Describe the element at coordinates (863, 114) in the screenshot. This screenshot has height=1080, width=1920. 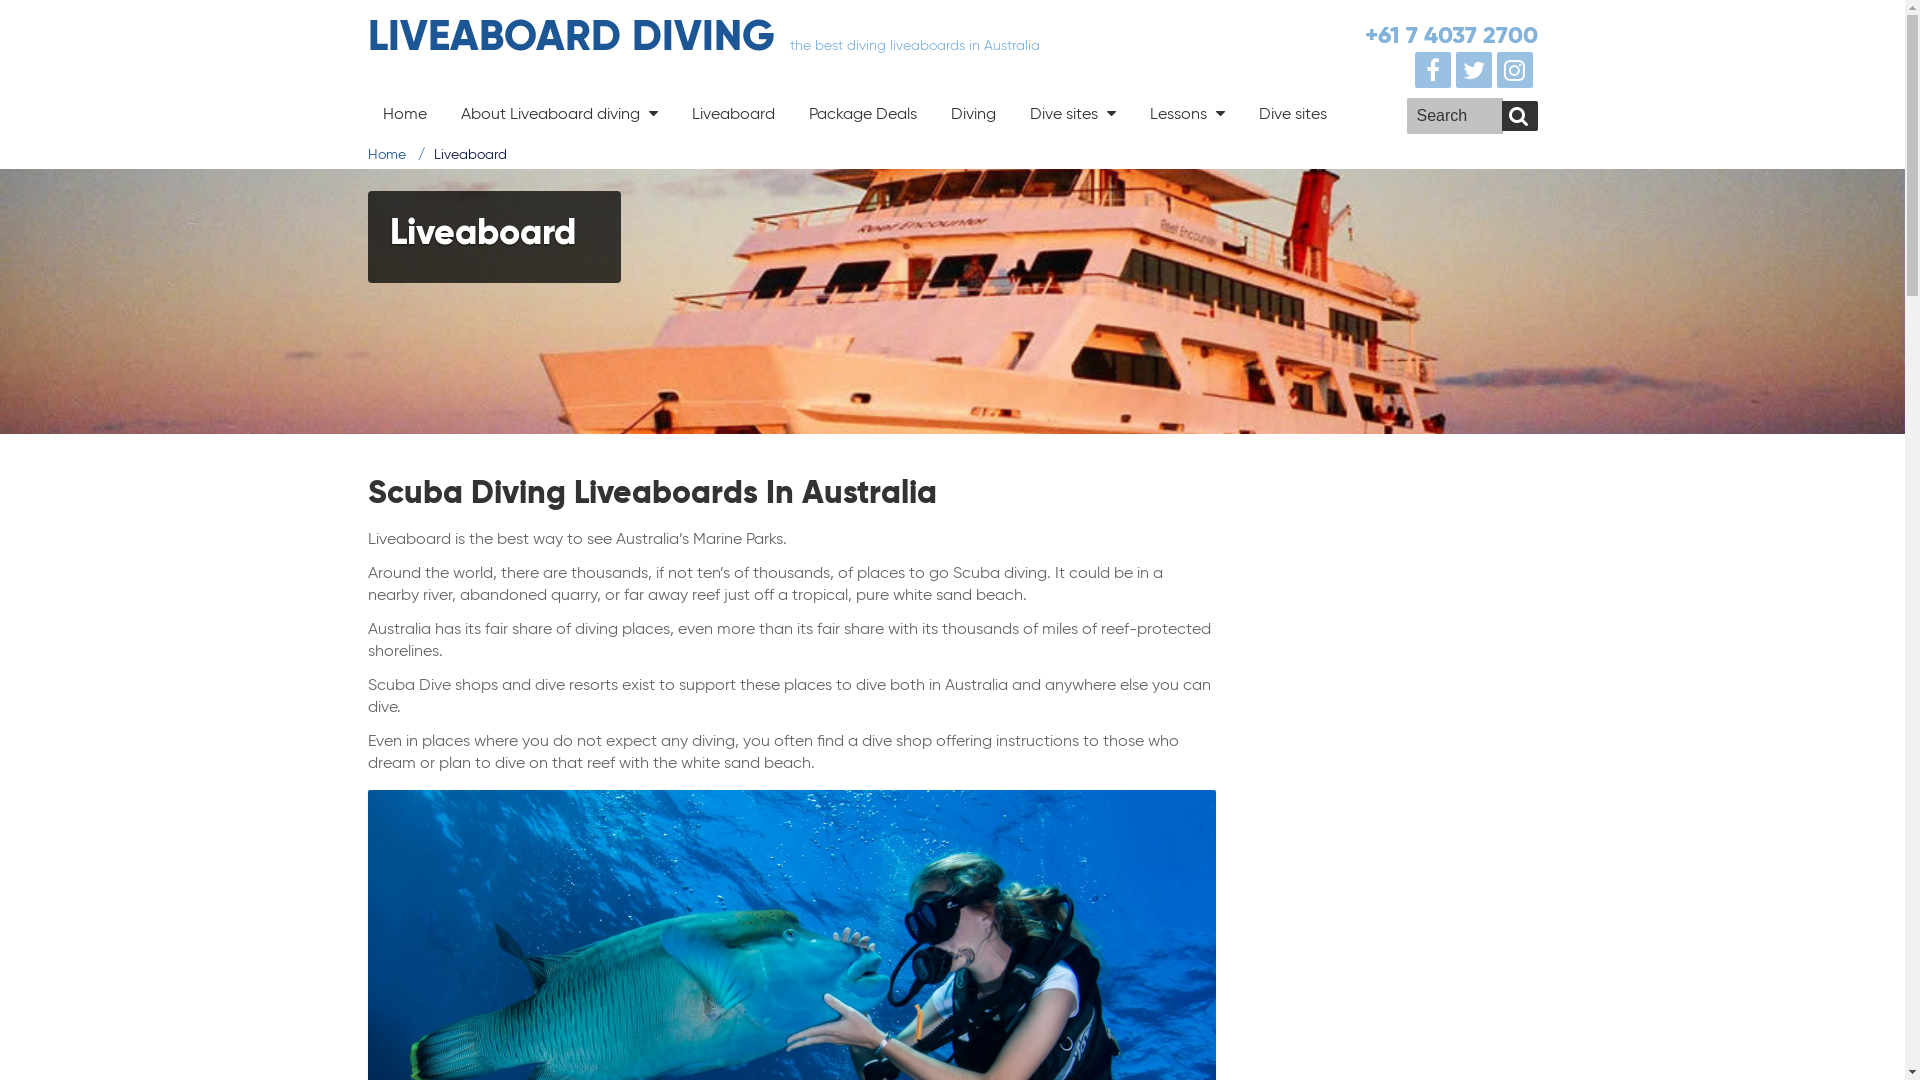
I see `'Package Deals'` at that location.